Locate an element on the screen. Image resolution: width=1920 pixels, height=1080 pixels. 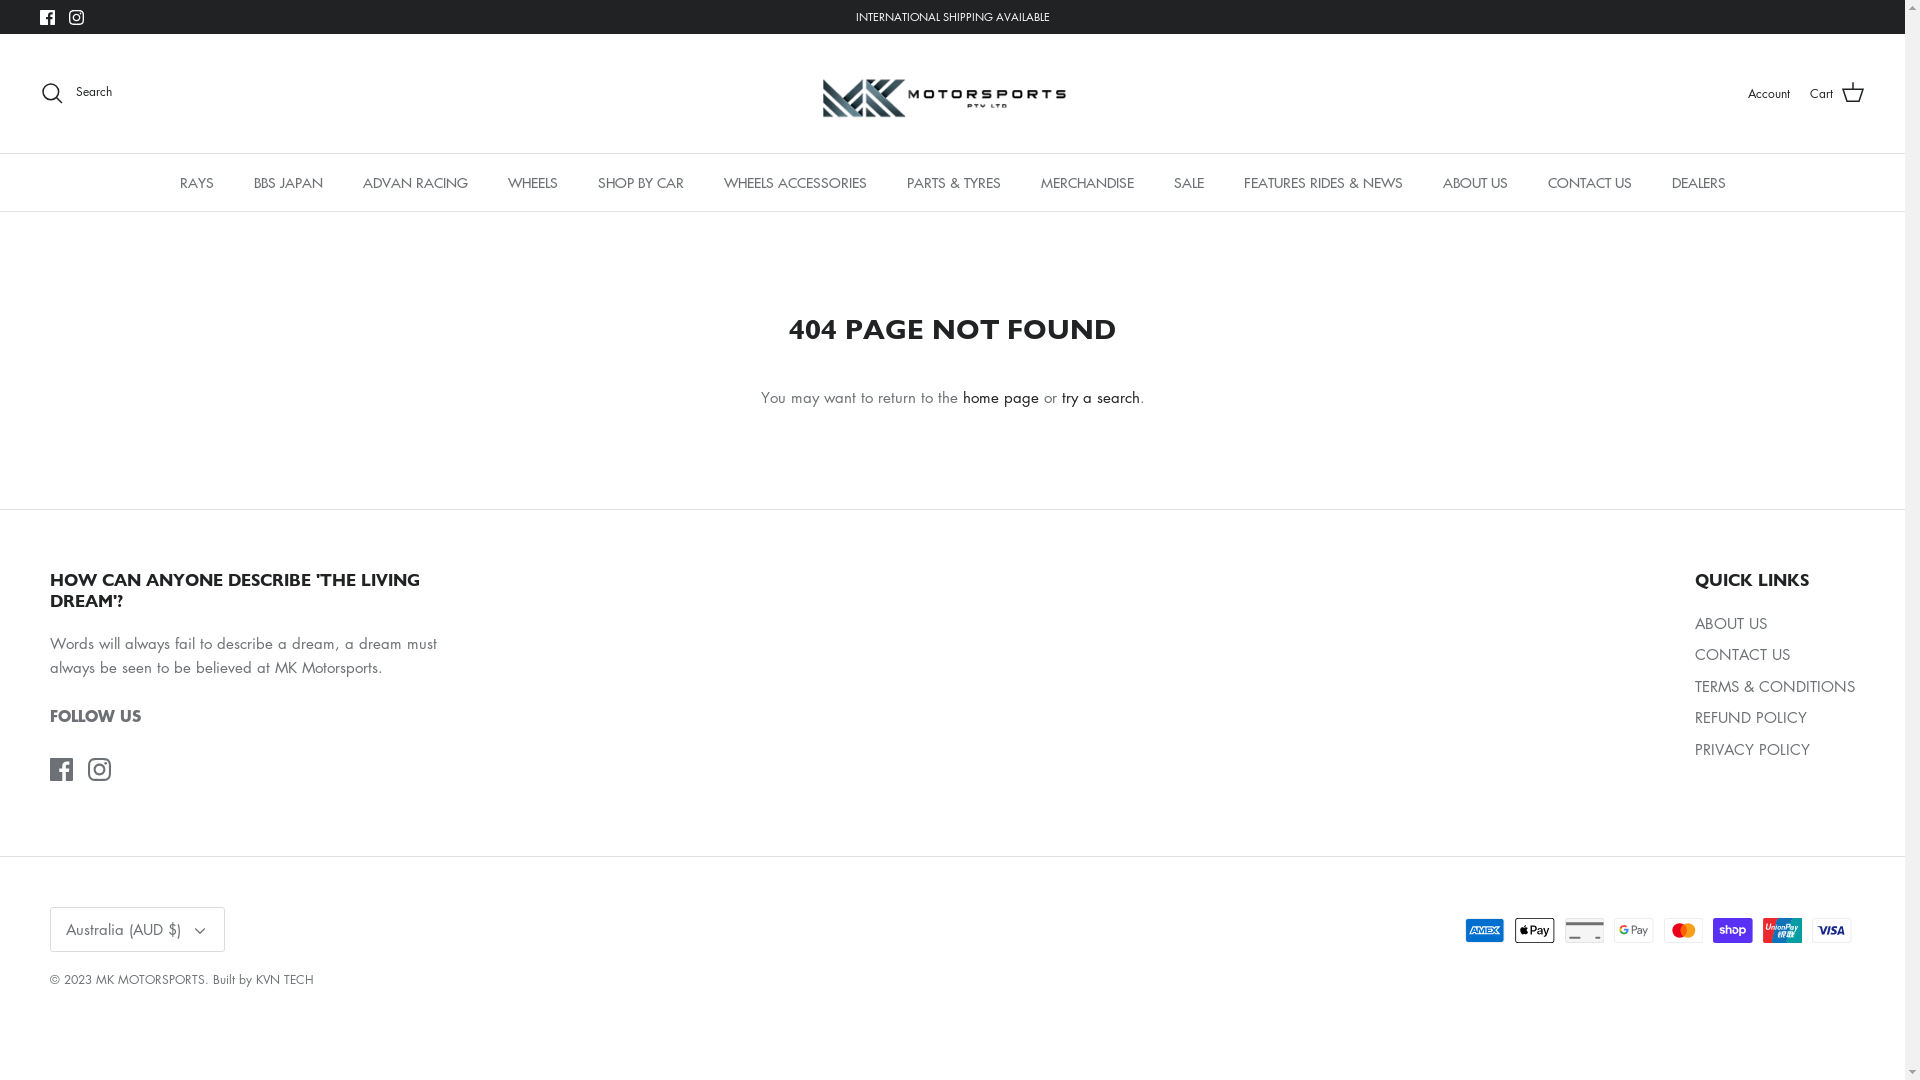
'BBS JAPAN' is located at coordinates (287, 182).